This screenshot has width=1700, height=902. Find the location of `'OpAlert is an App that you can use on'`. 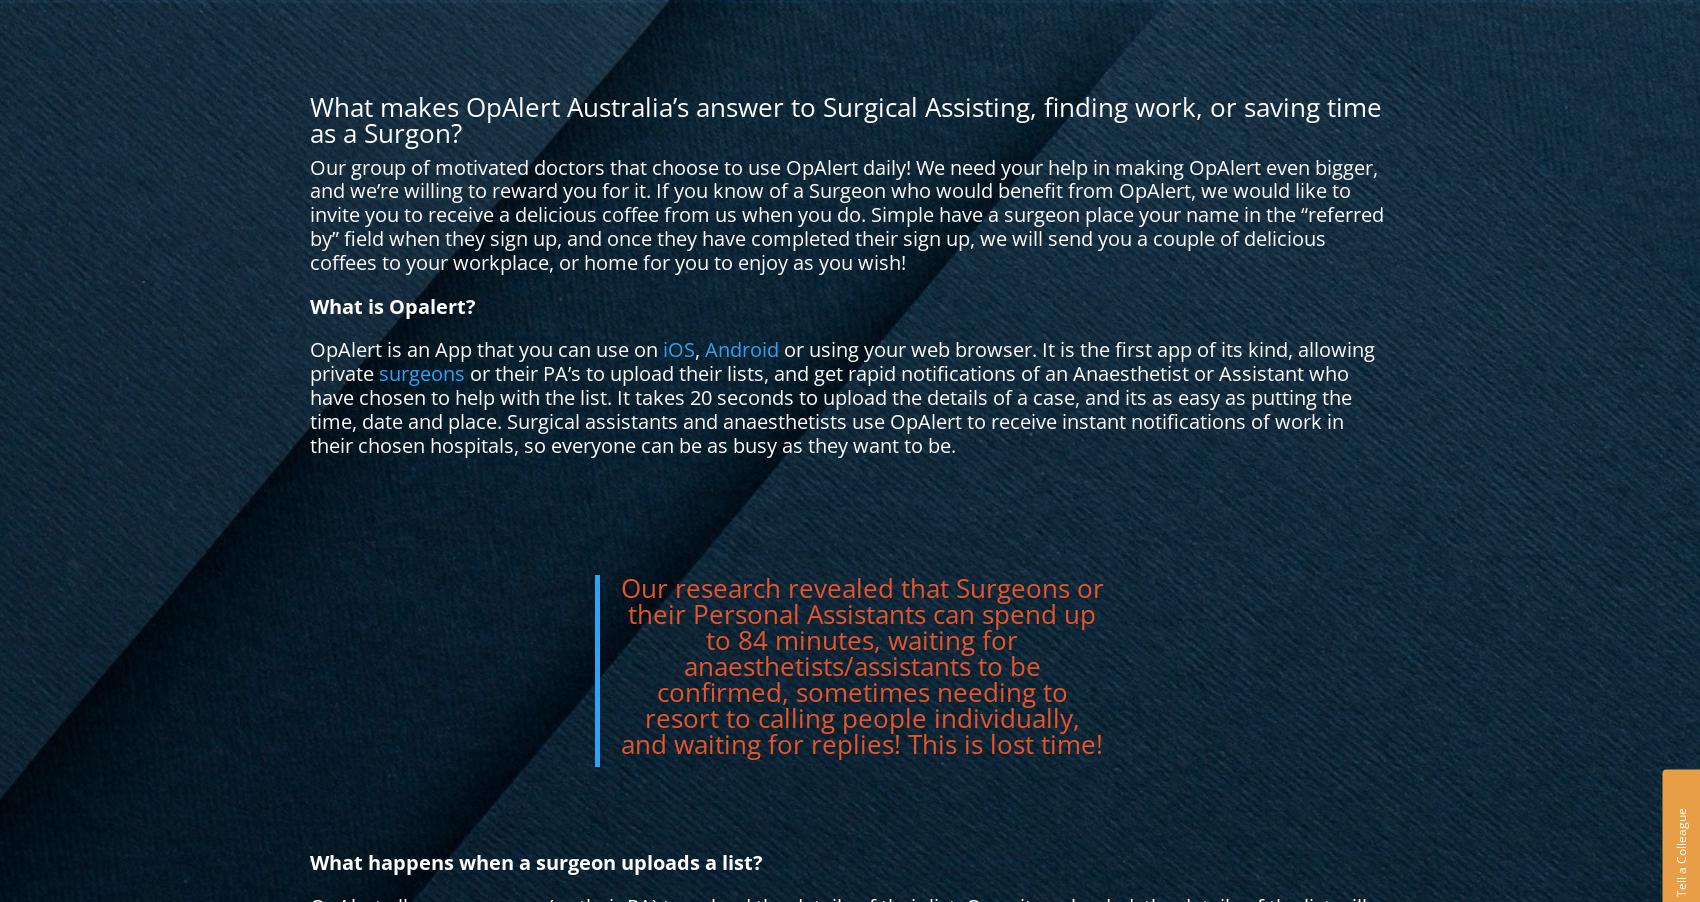

'OpAlert is an App that you can use on' is located at coordinates (486, 348).